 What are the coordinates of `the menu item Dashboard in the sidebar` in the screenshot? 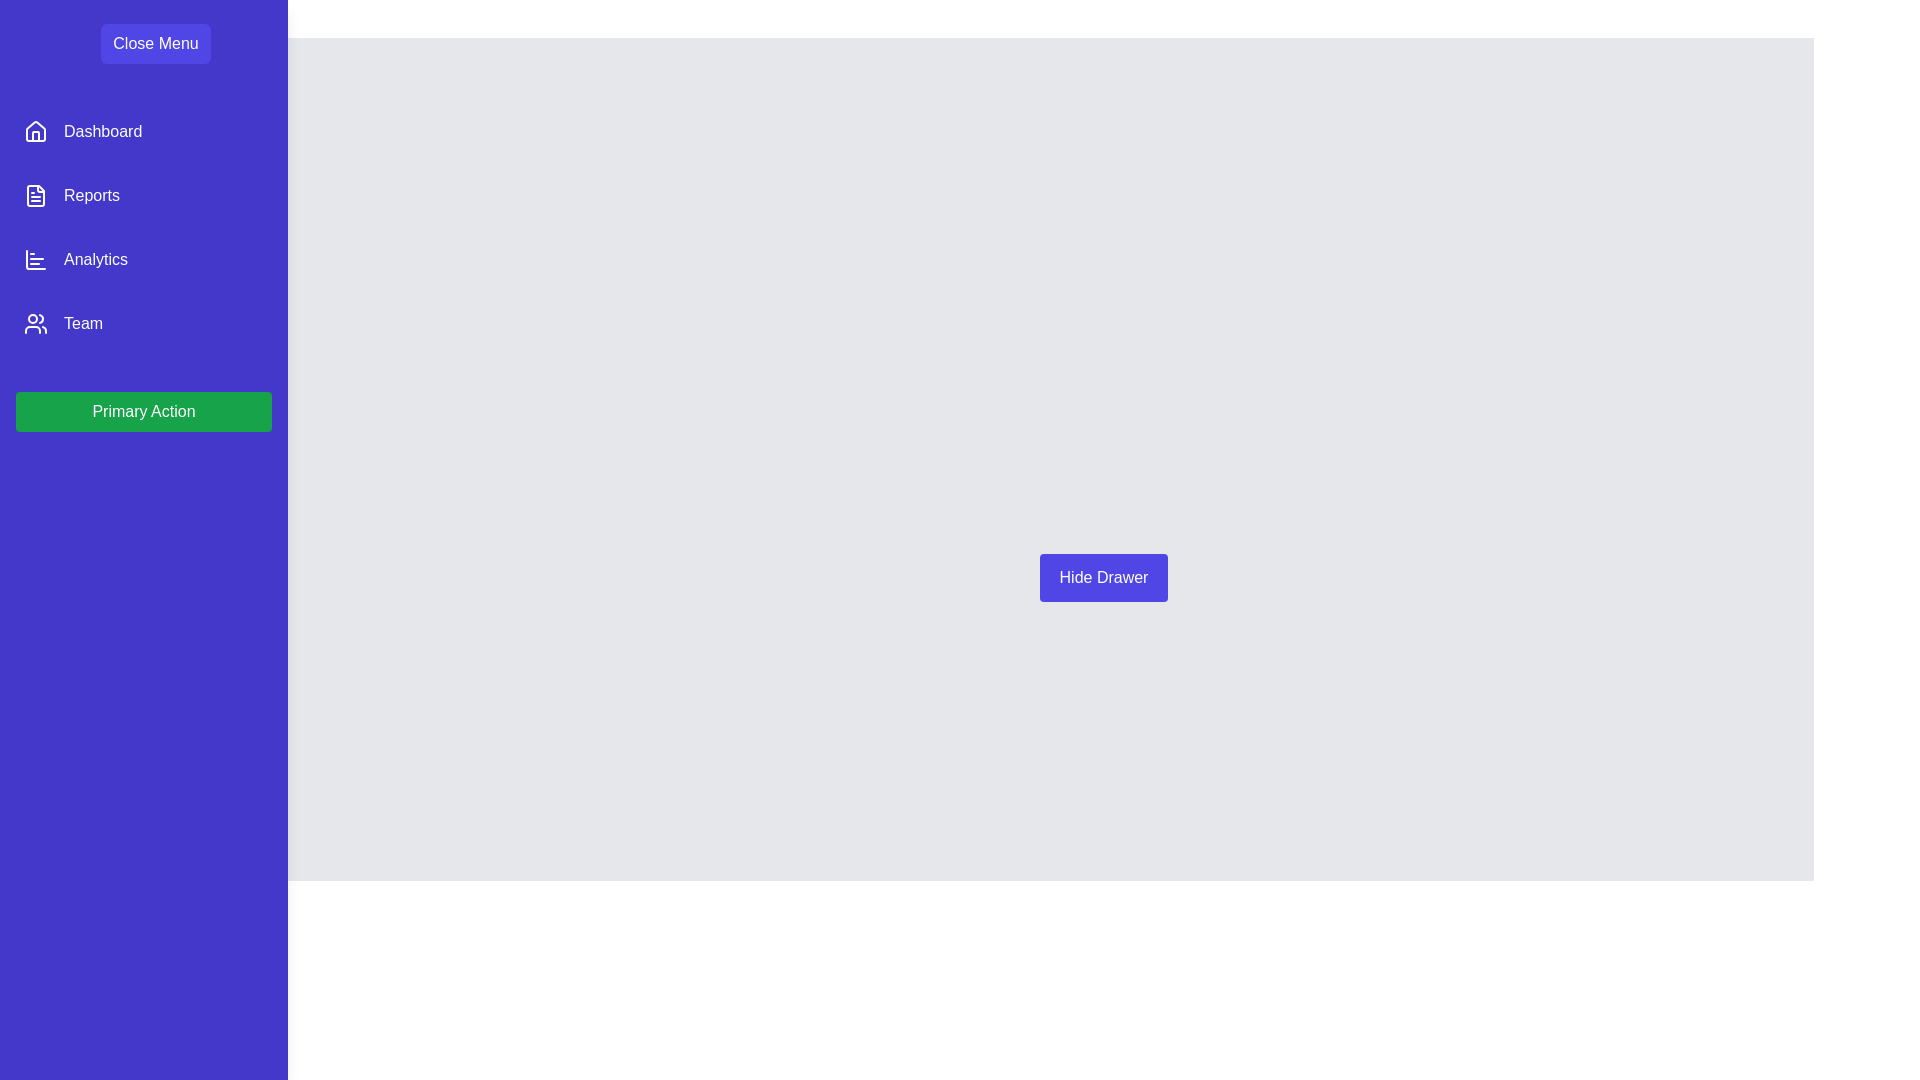 It's located at (143, 131).